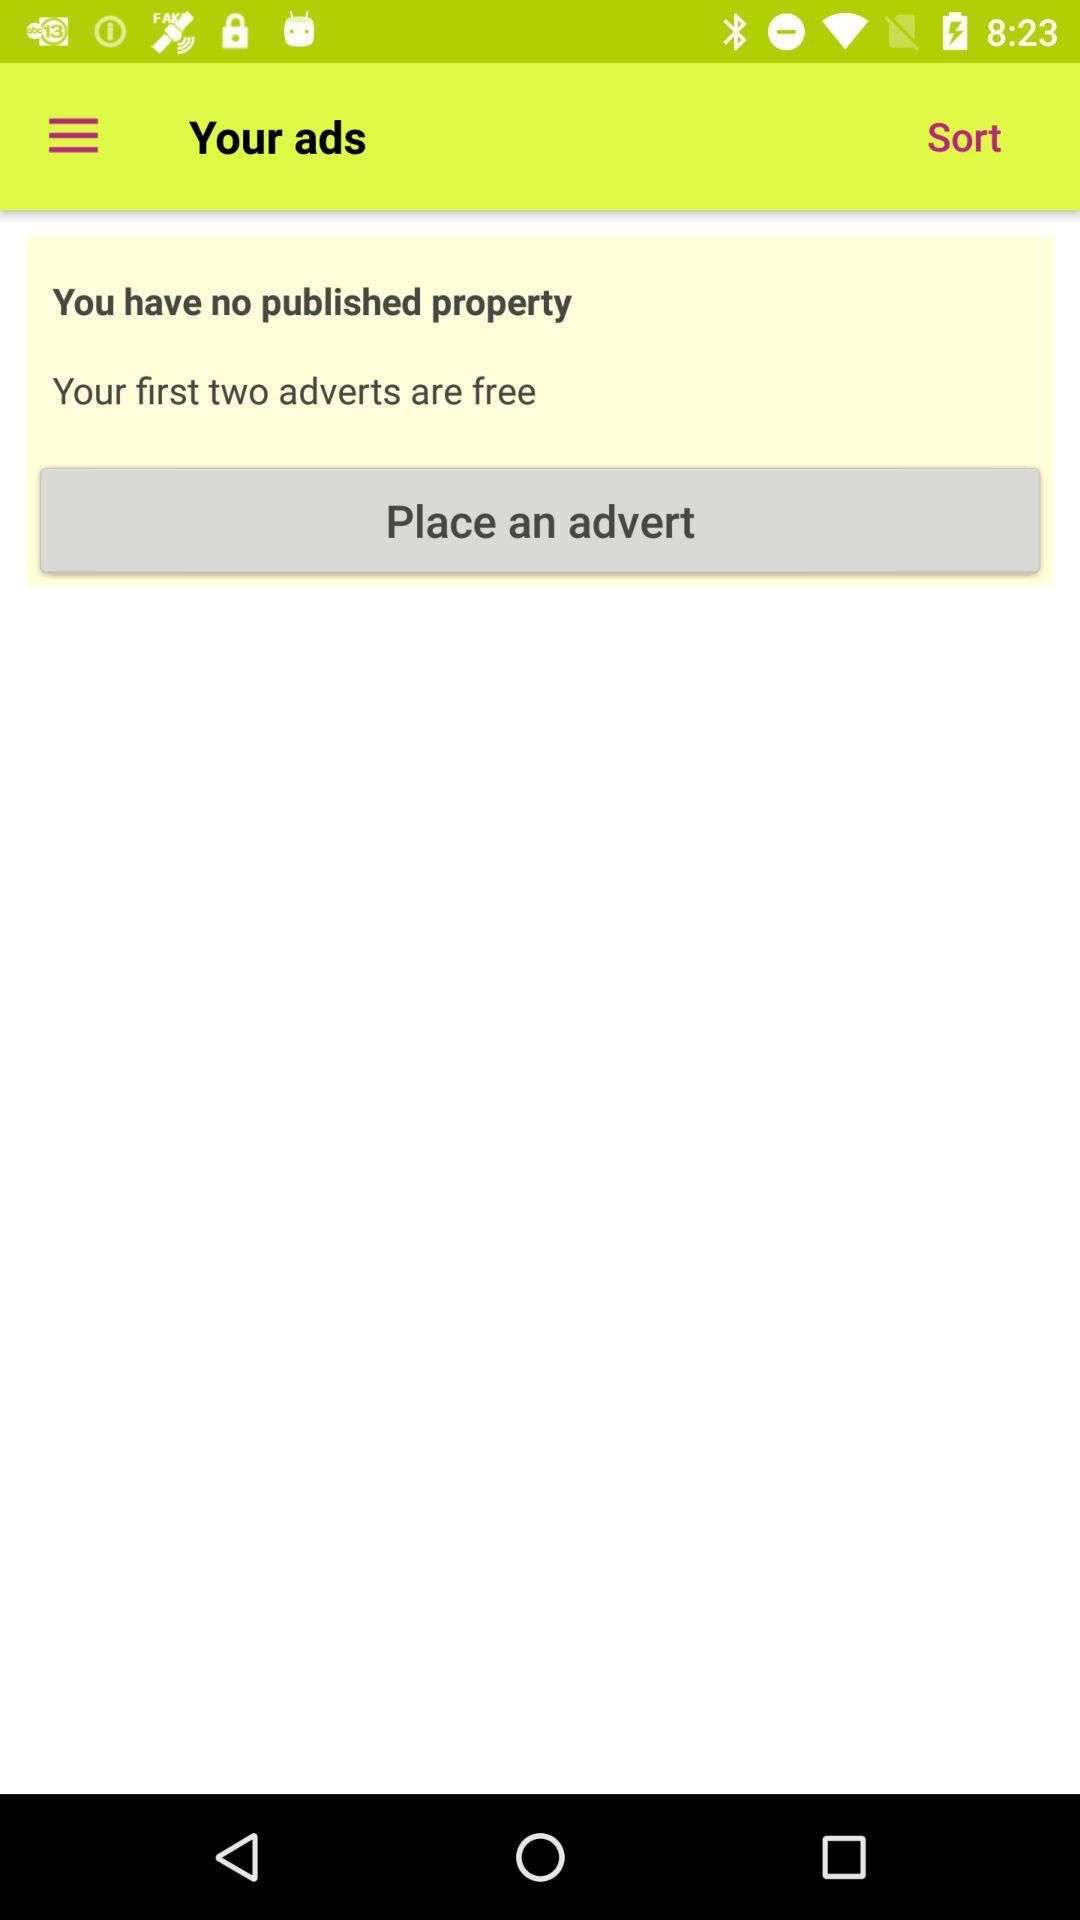 The height and width of the screenshot is (1920, 1080). What do you see at coordinates (72, 135) in the screenshot?
I see `the item next to the your ads icon` at bounding box center [72, 135].